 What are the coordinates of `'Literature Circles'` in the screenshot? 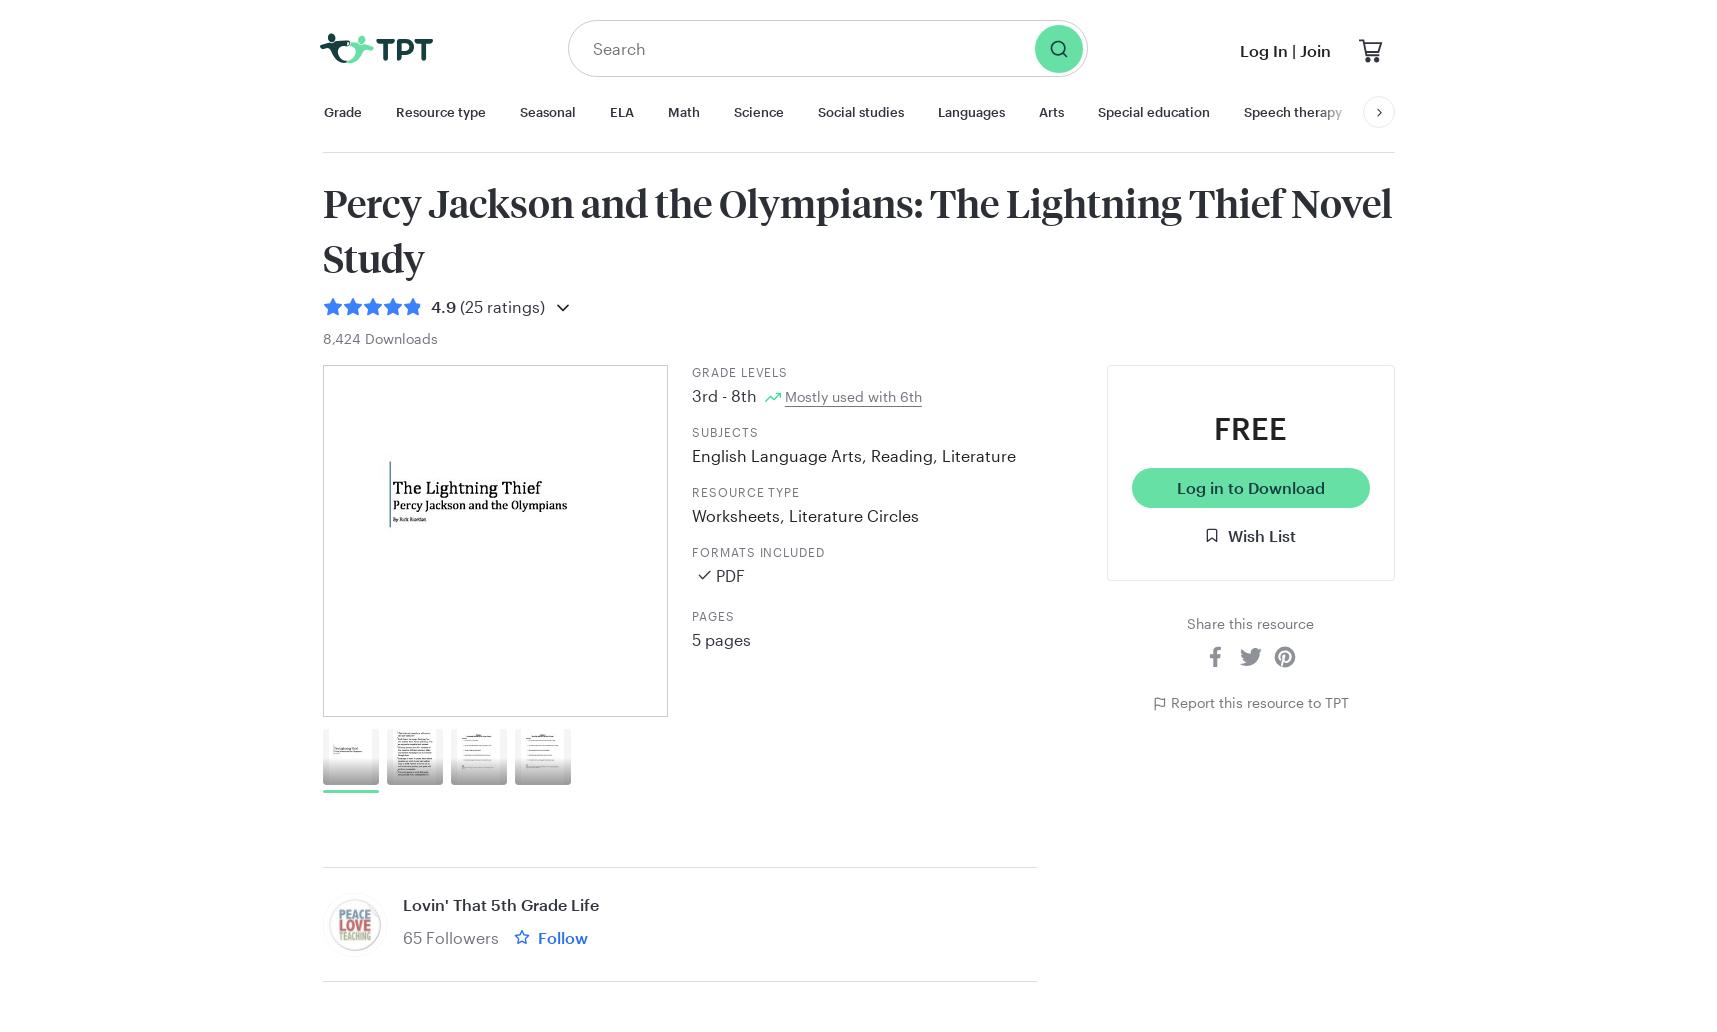 It's located at (852, 514).